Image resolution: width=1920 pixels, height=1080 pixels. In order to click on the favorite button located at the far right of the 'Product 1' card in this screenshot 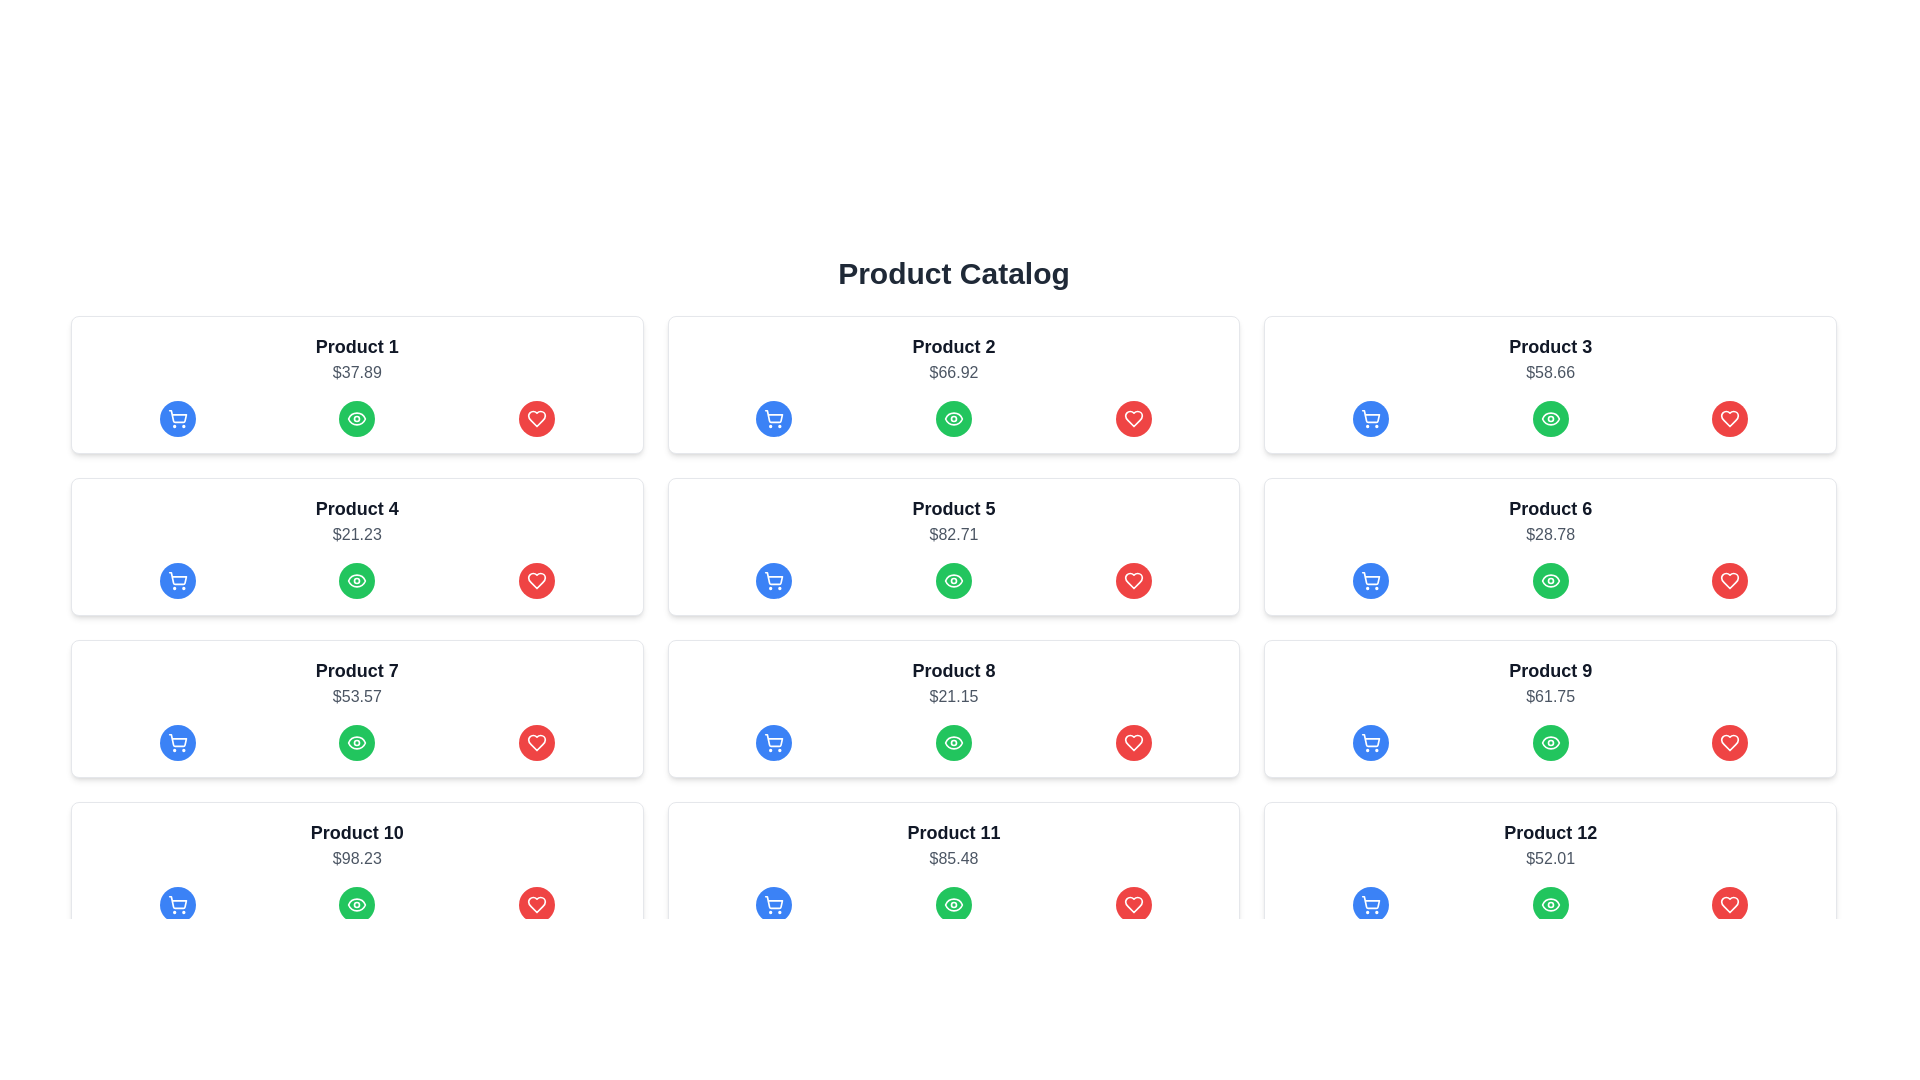, I will do `click(536, 418)`.